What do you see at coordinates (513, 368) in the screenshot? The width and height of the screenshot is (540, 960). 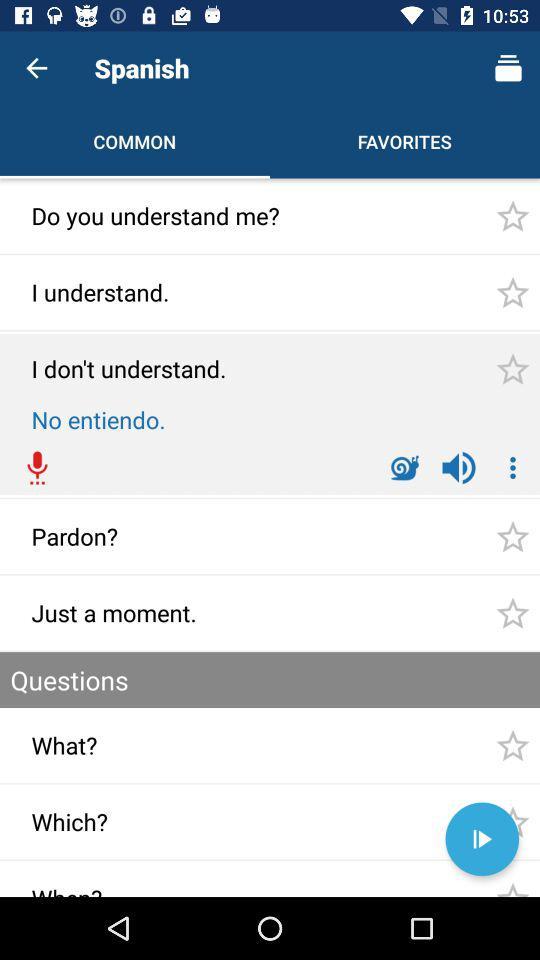 I see `the third star icon` at bounding box center [513, 368].